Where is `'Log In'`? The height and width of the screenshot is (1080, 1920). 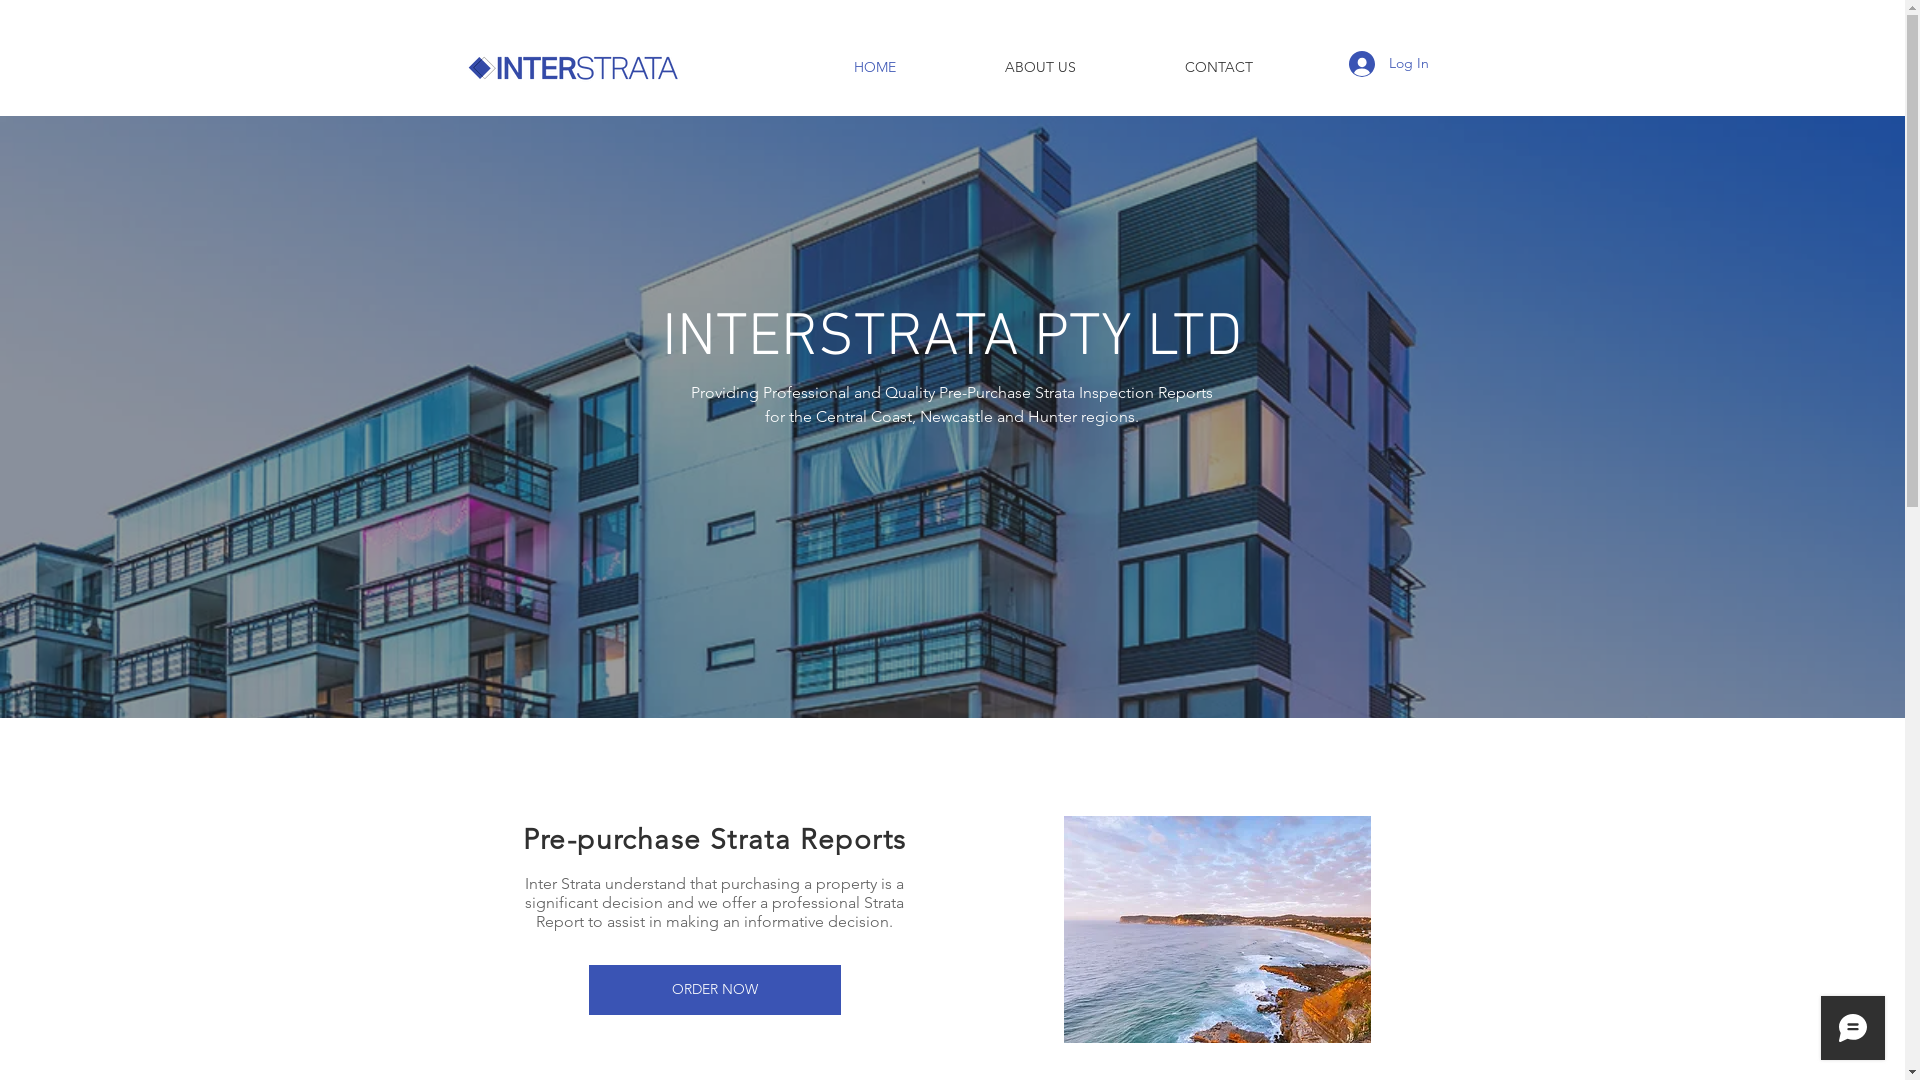 'Log In' is located at coordinates (1334, 63).